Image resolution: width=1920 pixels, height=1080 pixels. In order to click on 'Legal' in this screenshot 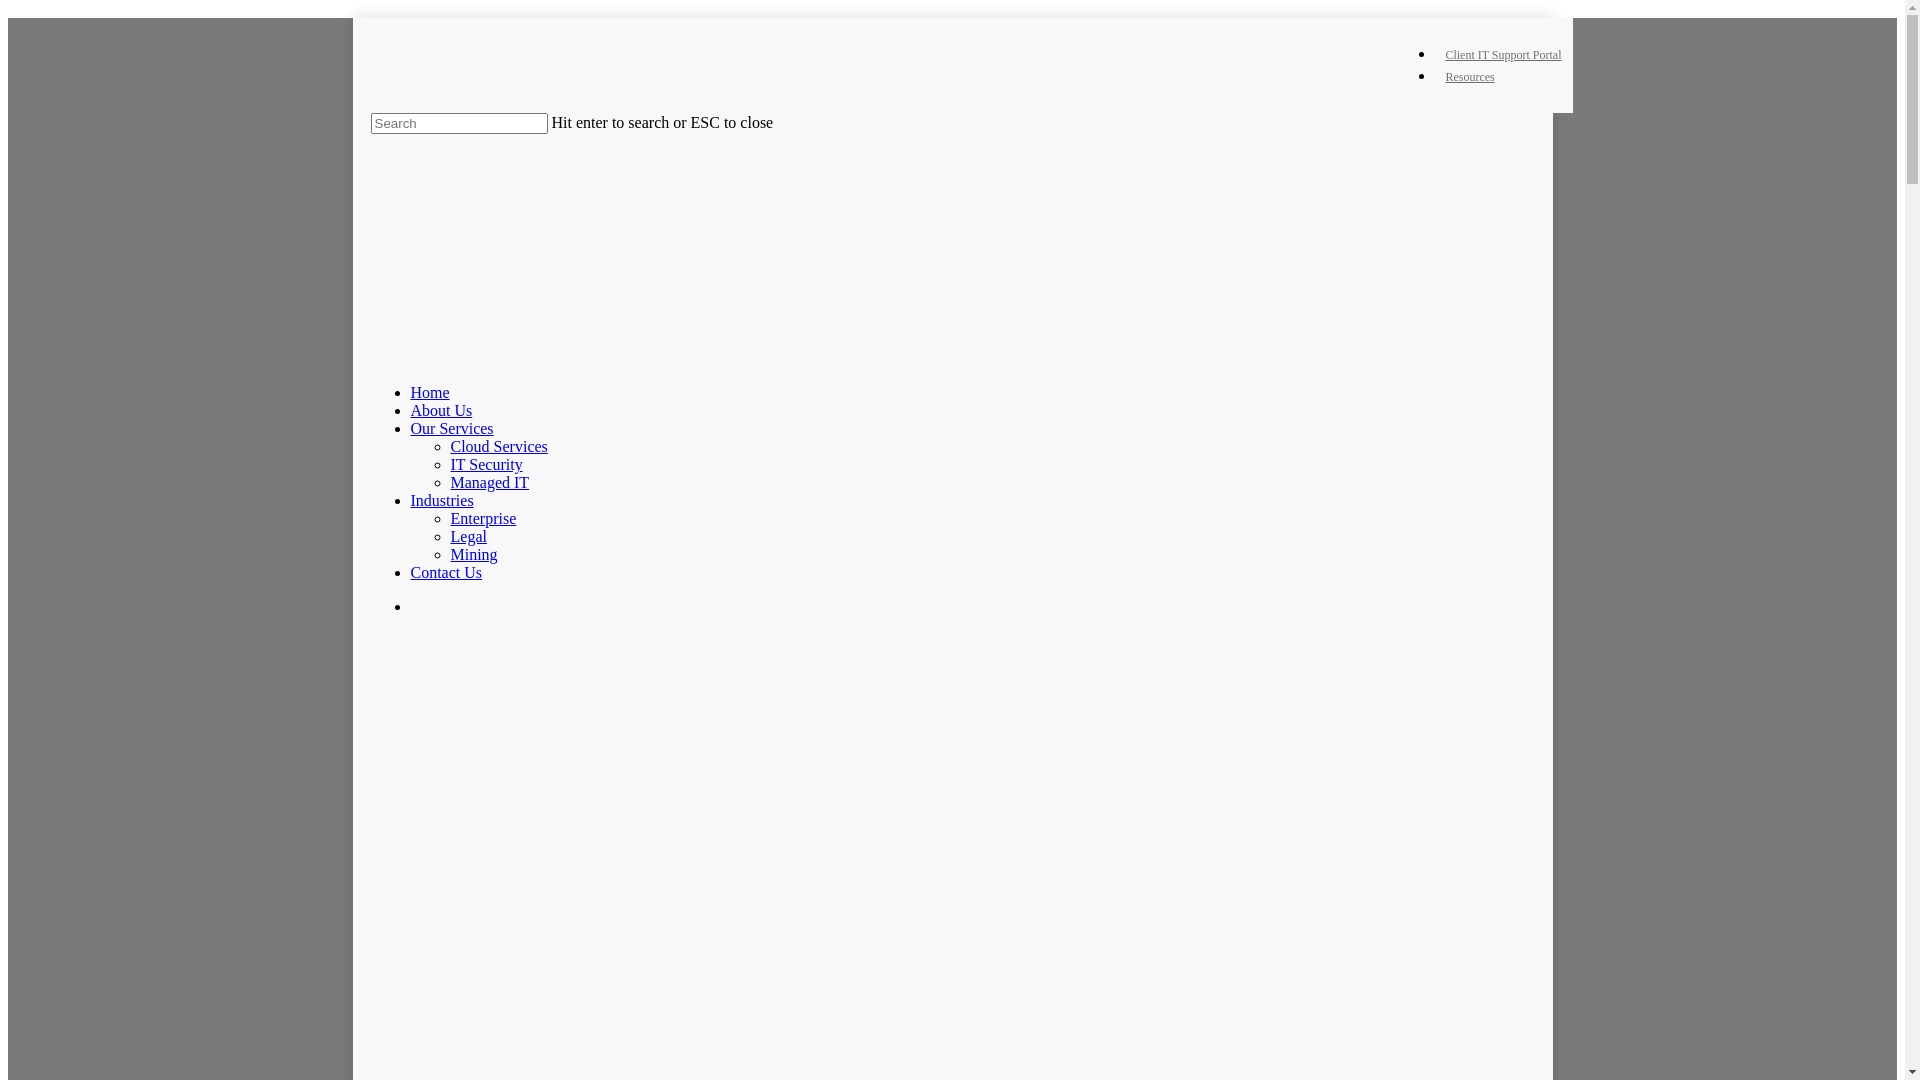, I will do `click(466, 535)`.